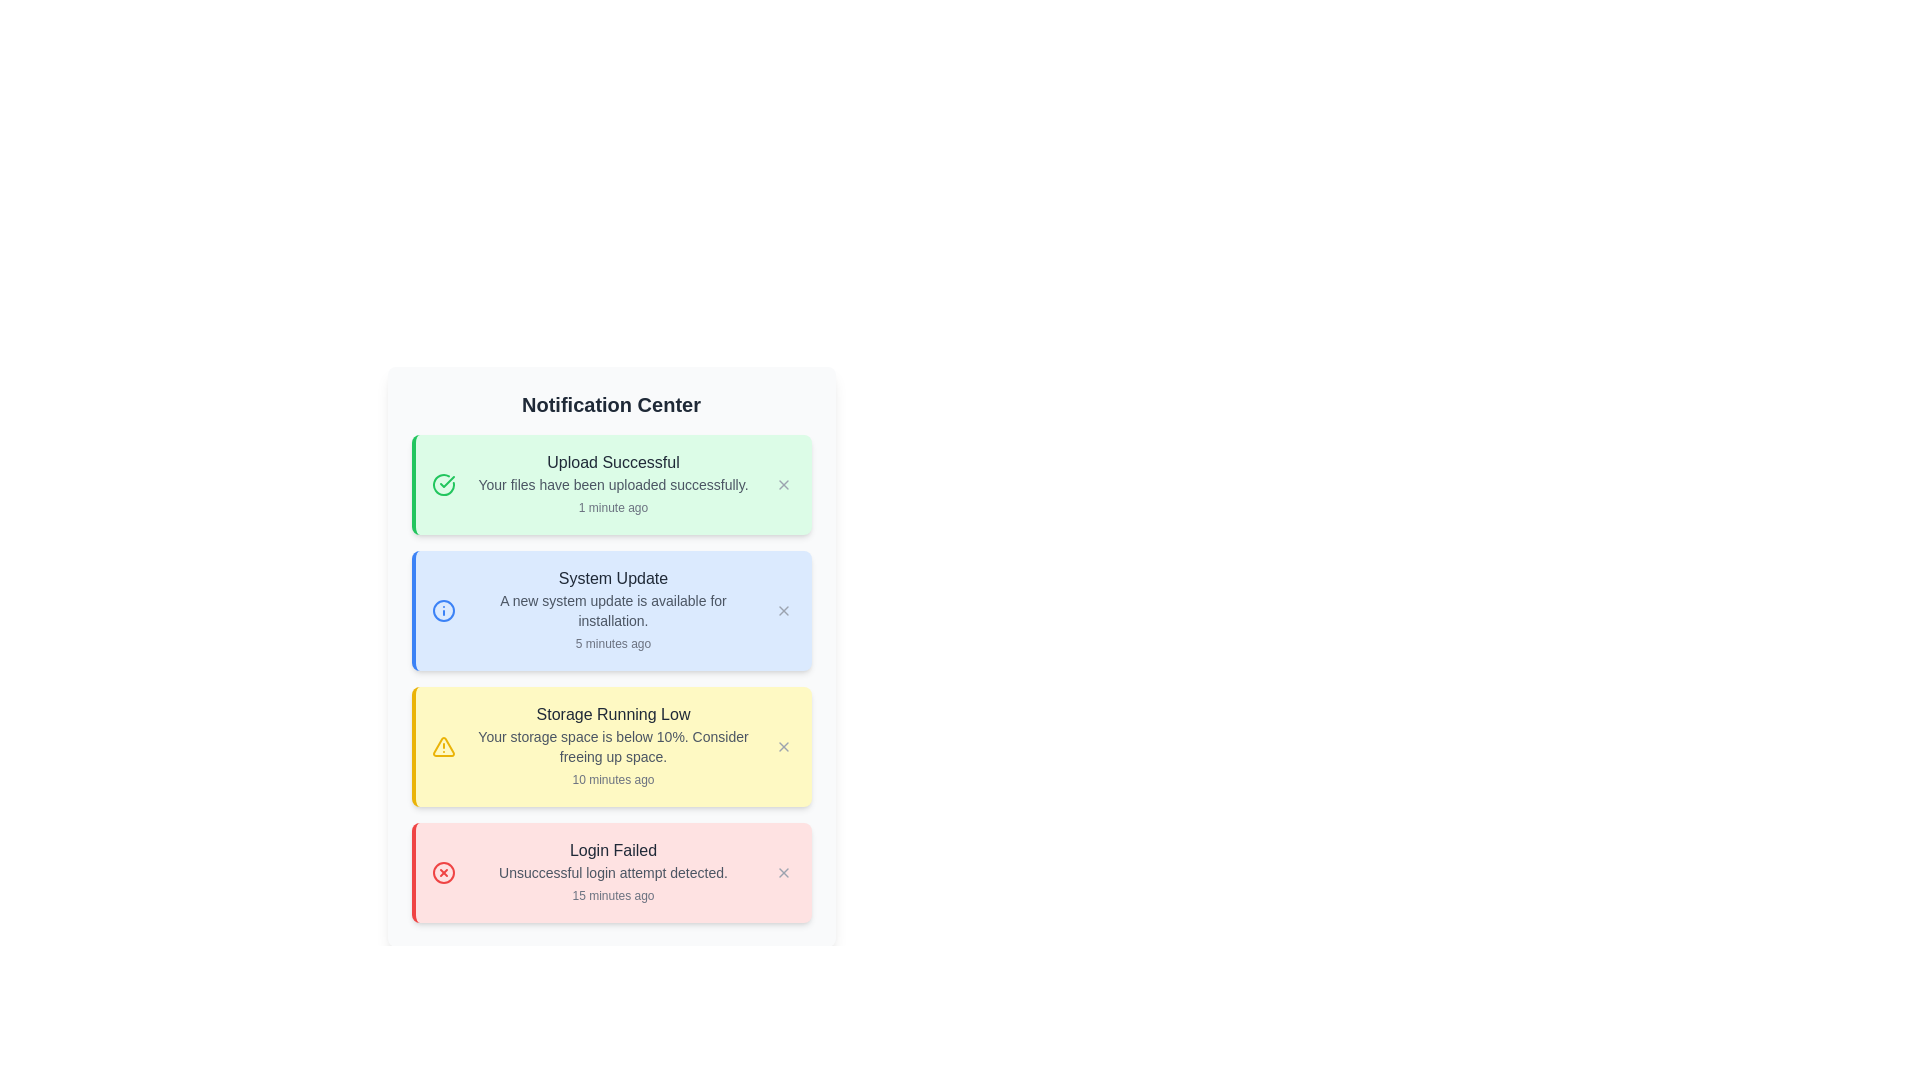 Image resolution: width=1920 pixels, height=1080 pixels. I want to click on the 'Login Failed' text label, which is displayed in a medium-weight font with dark gray color (#4A5568) and is part of a notification card with a light red background, so click(612, 851).